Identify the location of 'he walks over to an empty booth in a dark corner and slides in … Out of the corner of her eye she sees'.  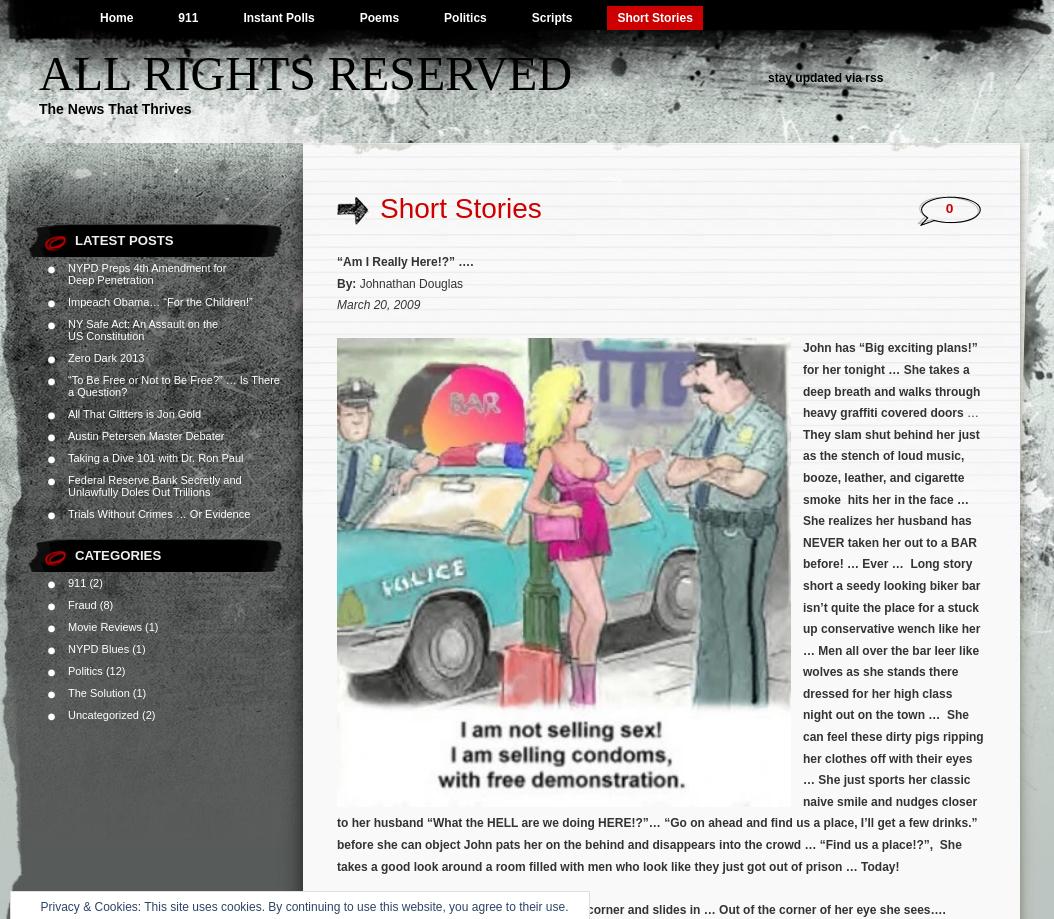
(637, 907).